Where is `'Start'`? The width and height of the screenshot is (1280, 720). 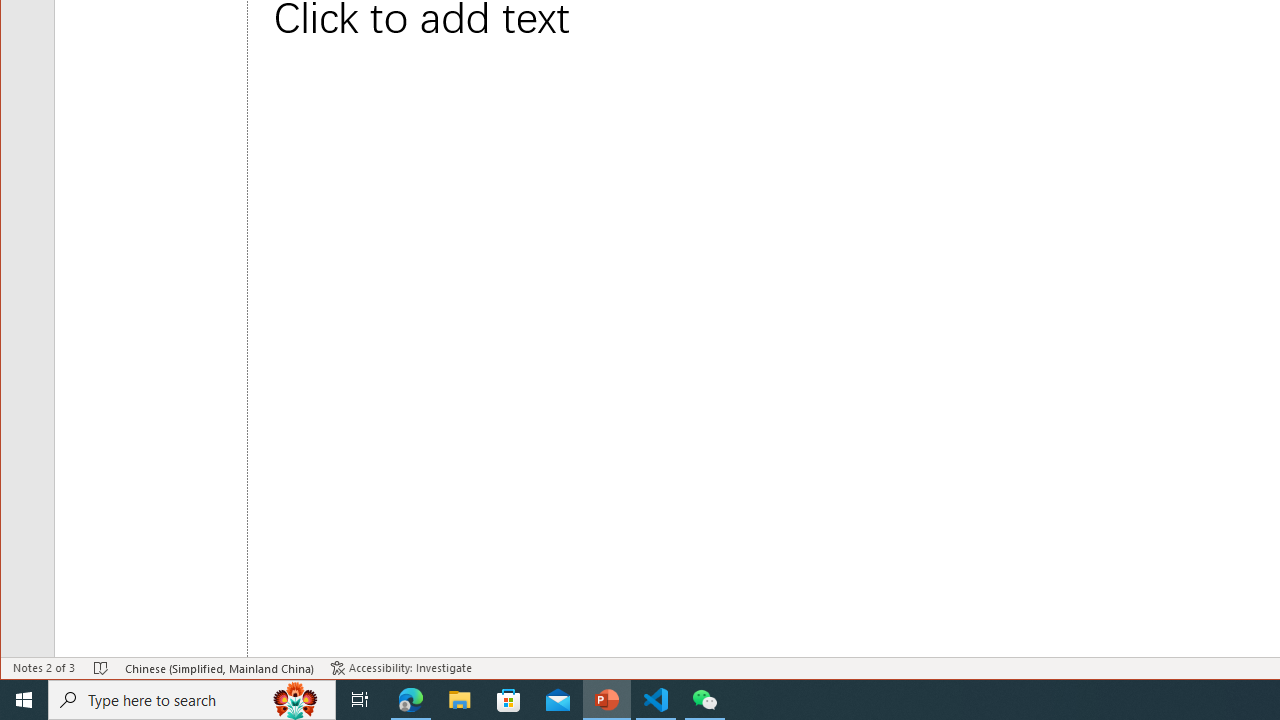
'Start' is located at coordinates (24, 698).